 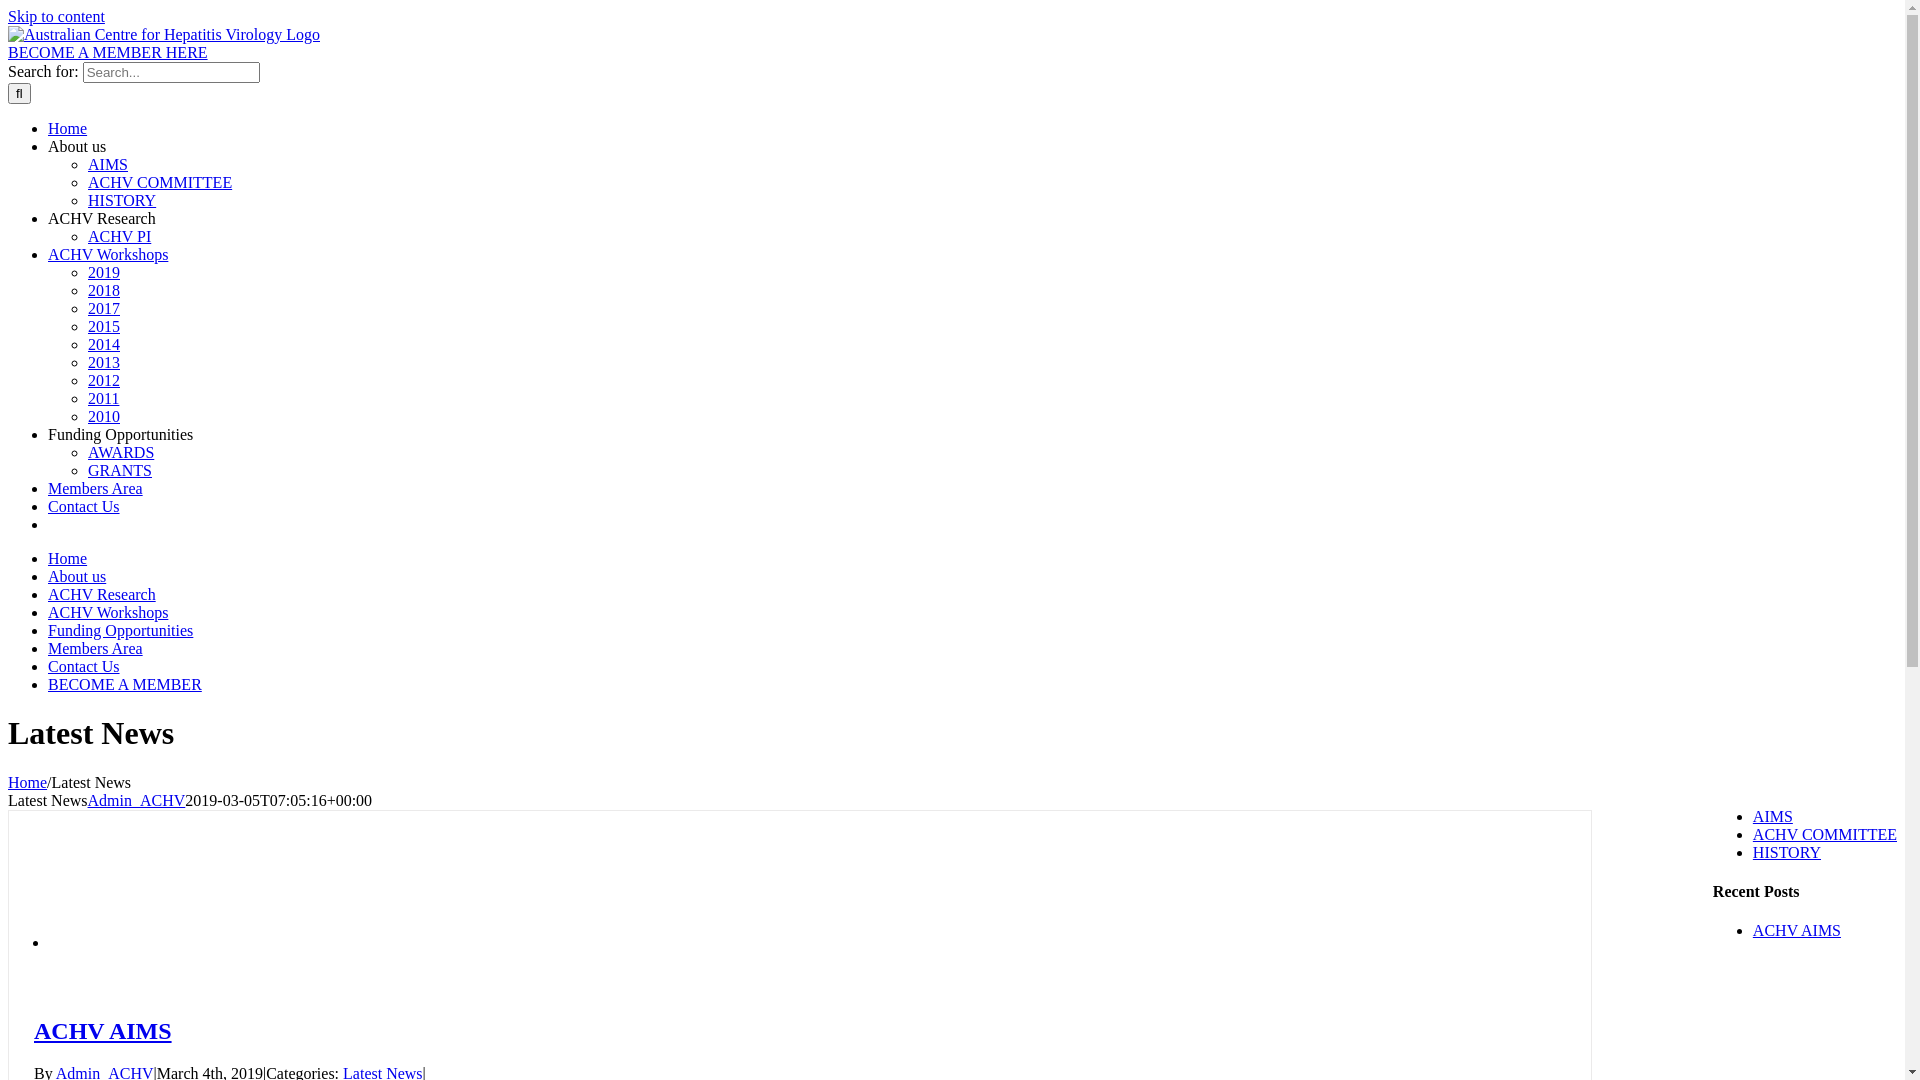 What do you see at coordinates (86, 415) in the screenshot?
I see `'2010'` at bounding box center [86, 415].